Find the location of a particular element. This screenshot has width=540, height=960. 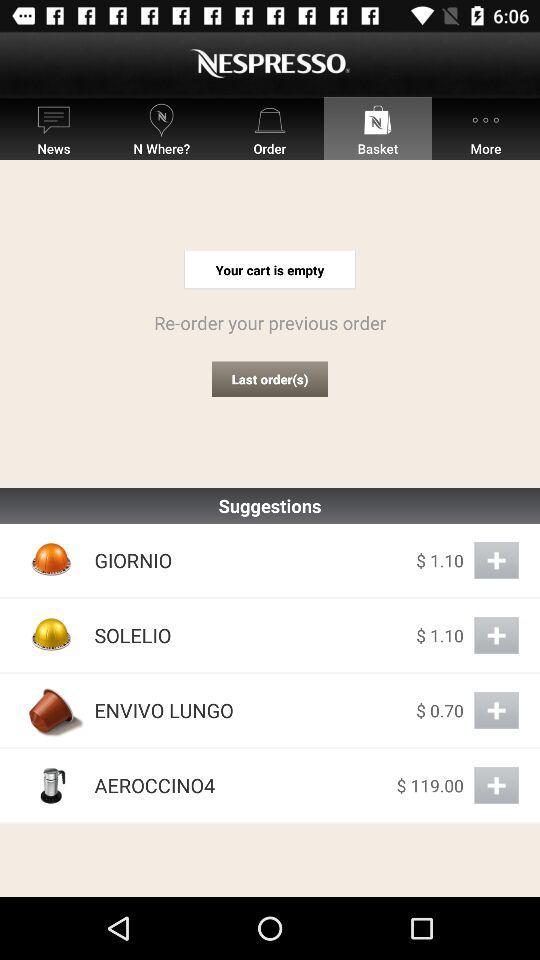

suggestet maschine is located at coordinates (495, 785).